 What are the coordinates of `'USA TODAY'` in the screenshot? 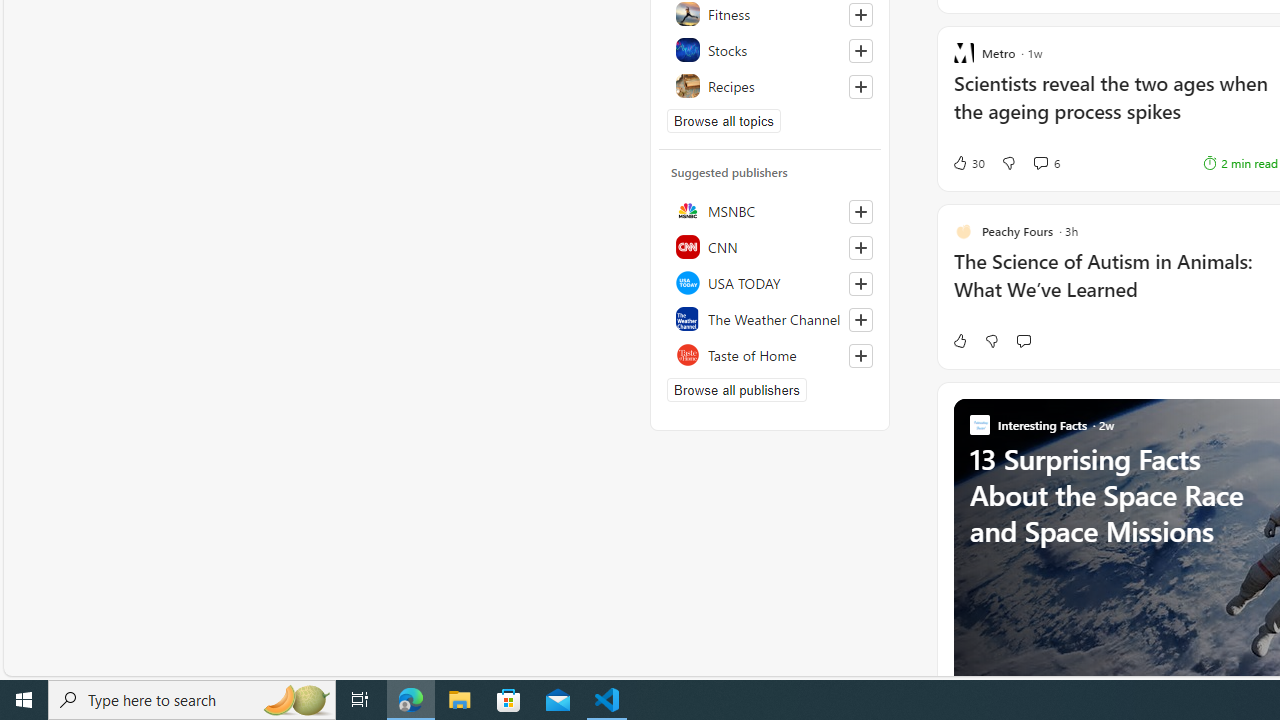 It's located at (769, 282).